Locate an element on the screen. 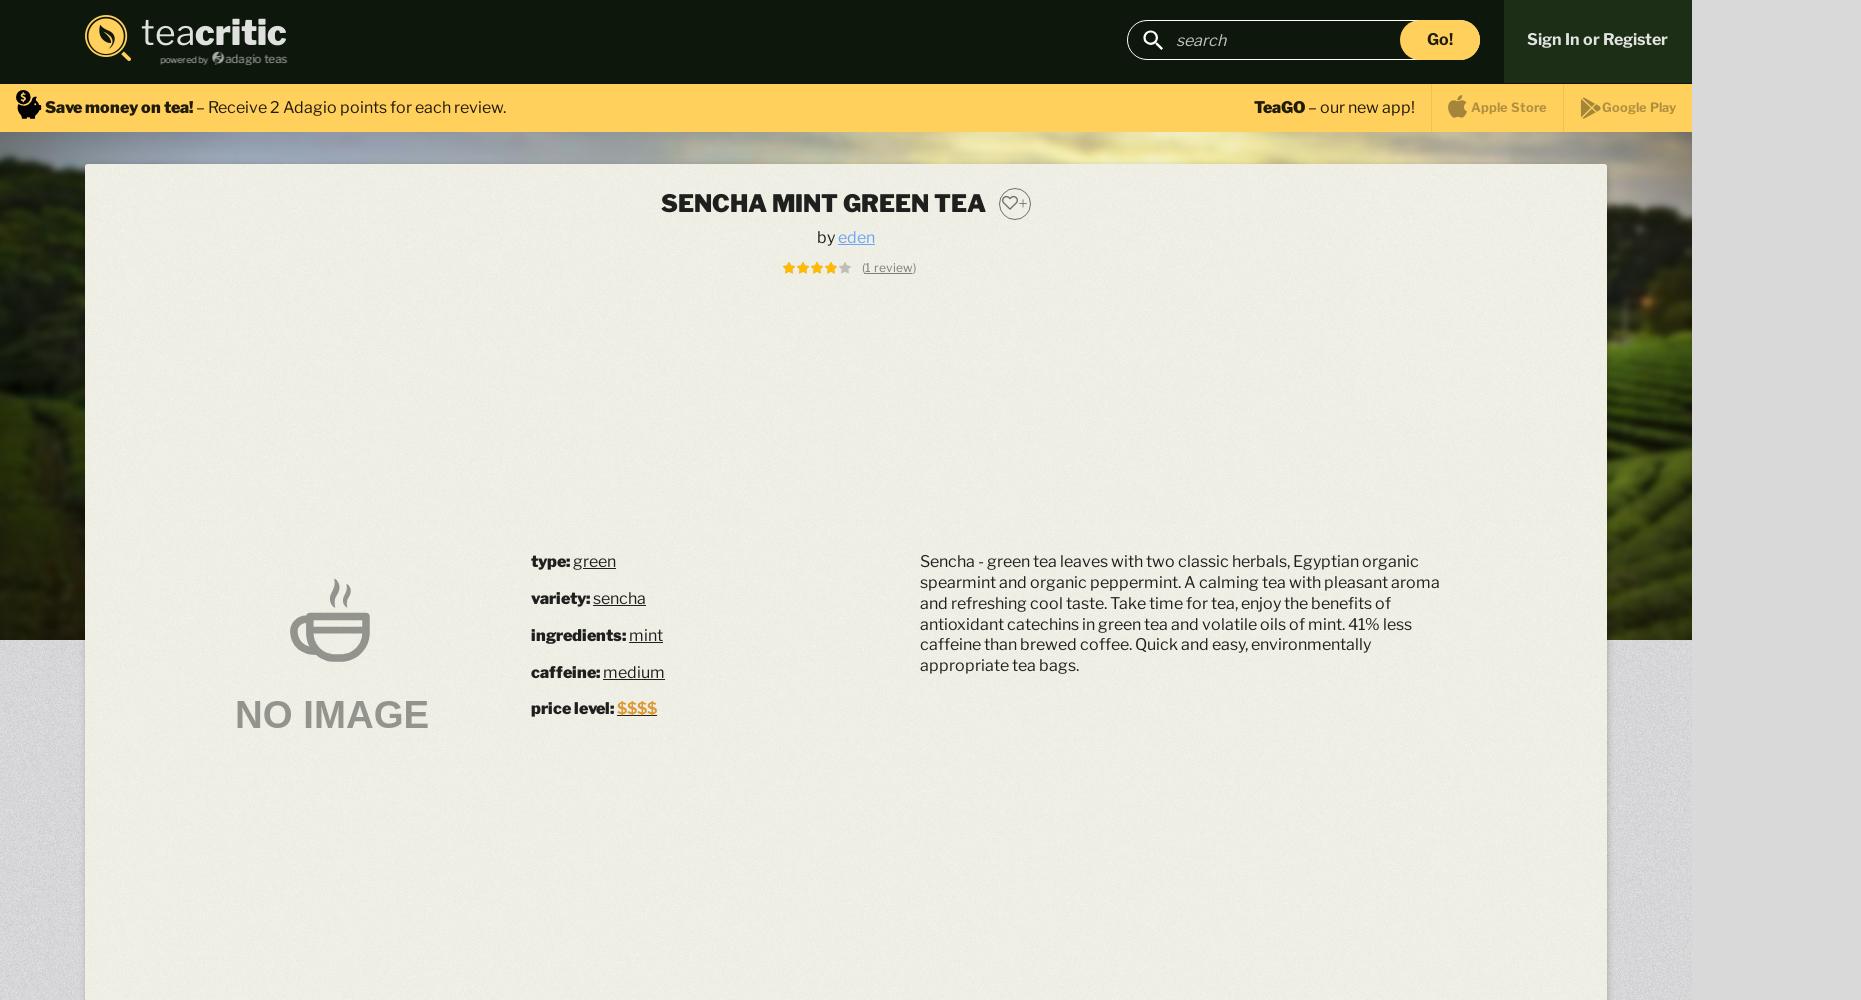  'TeaGO' is located at coordinates (1279, 105).